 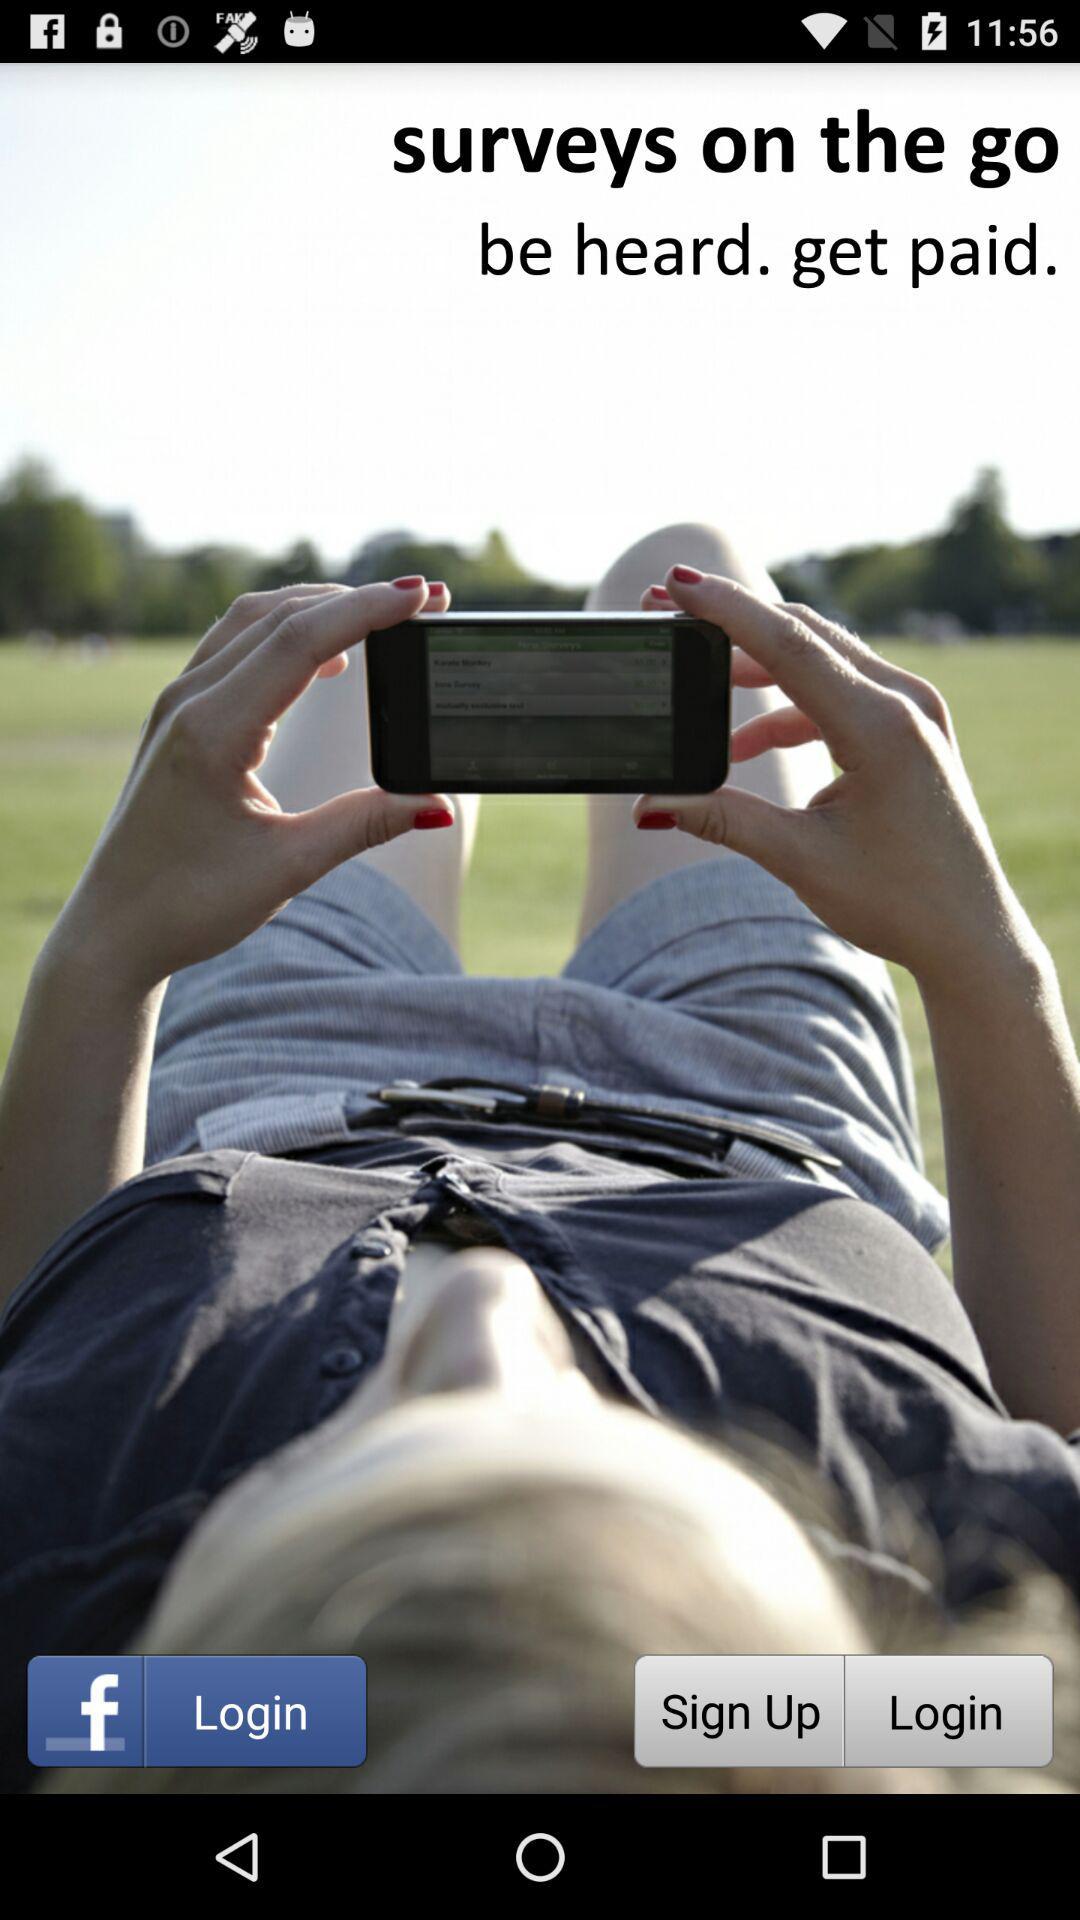 What do you see at coordinates (738, 1710) in the screenshot?
I see `the sign up` at bounding box center [738, 1710].